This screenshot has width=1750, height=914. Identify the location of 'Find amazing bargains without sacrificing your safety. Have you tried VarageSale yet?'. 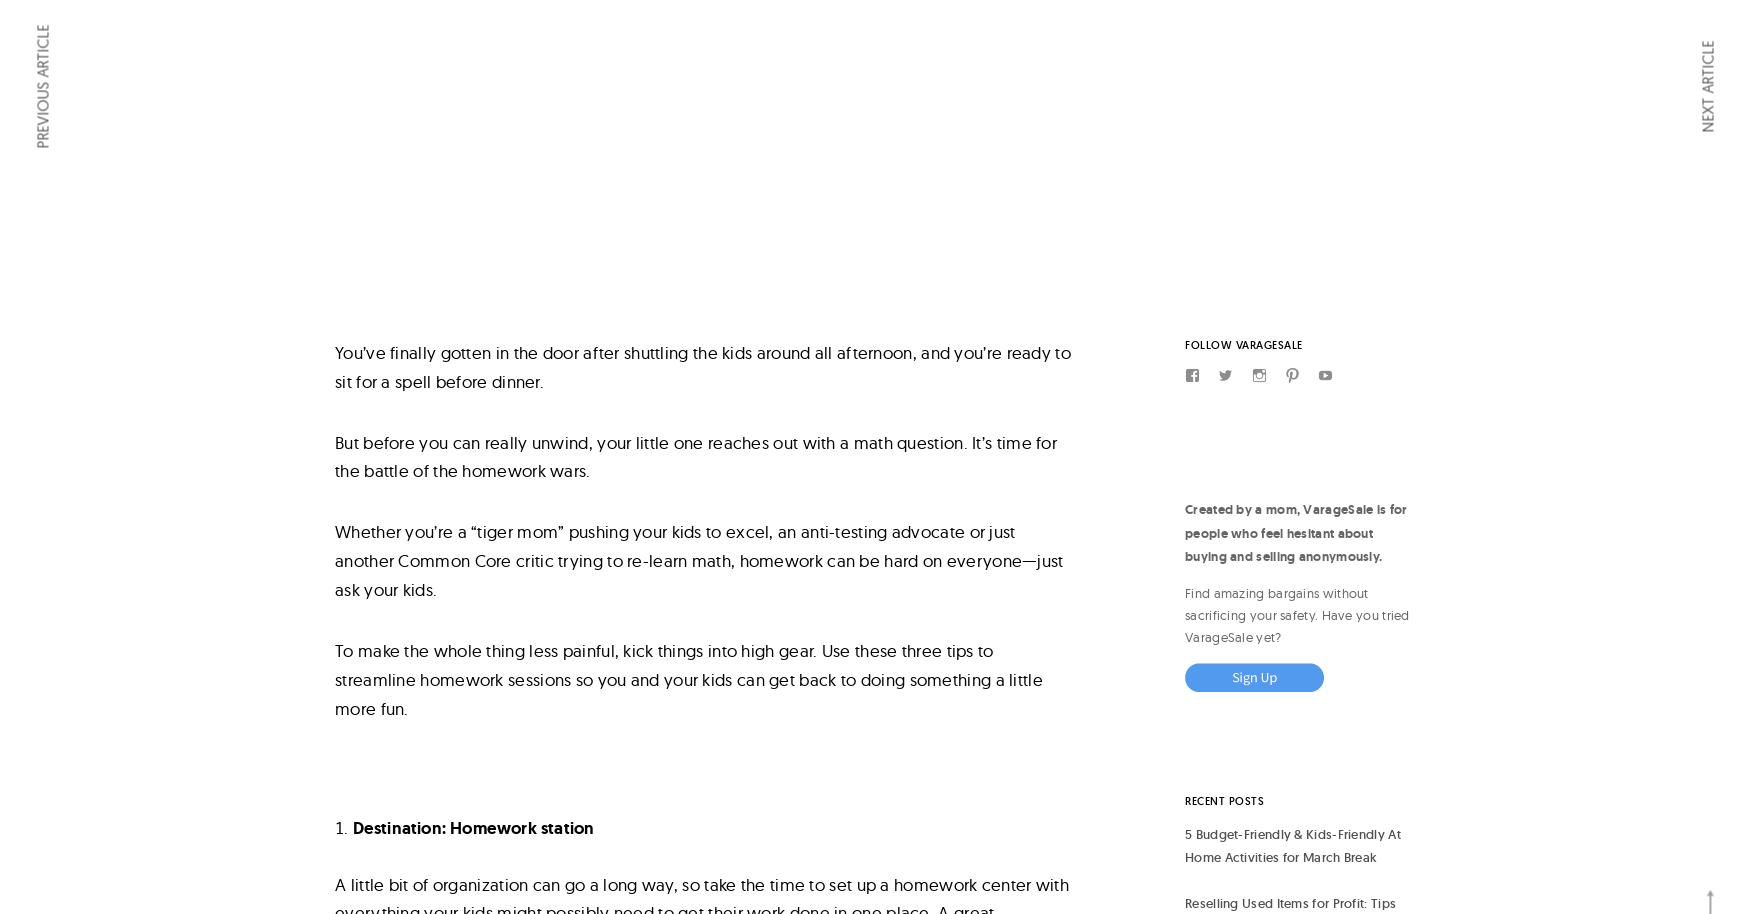
(1183, 613).